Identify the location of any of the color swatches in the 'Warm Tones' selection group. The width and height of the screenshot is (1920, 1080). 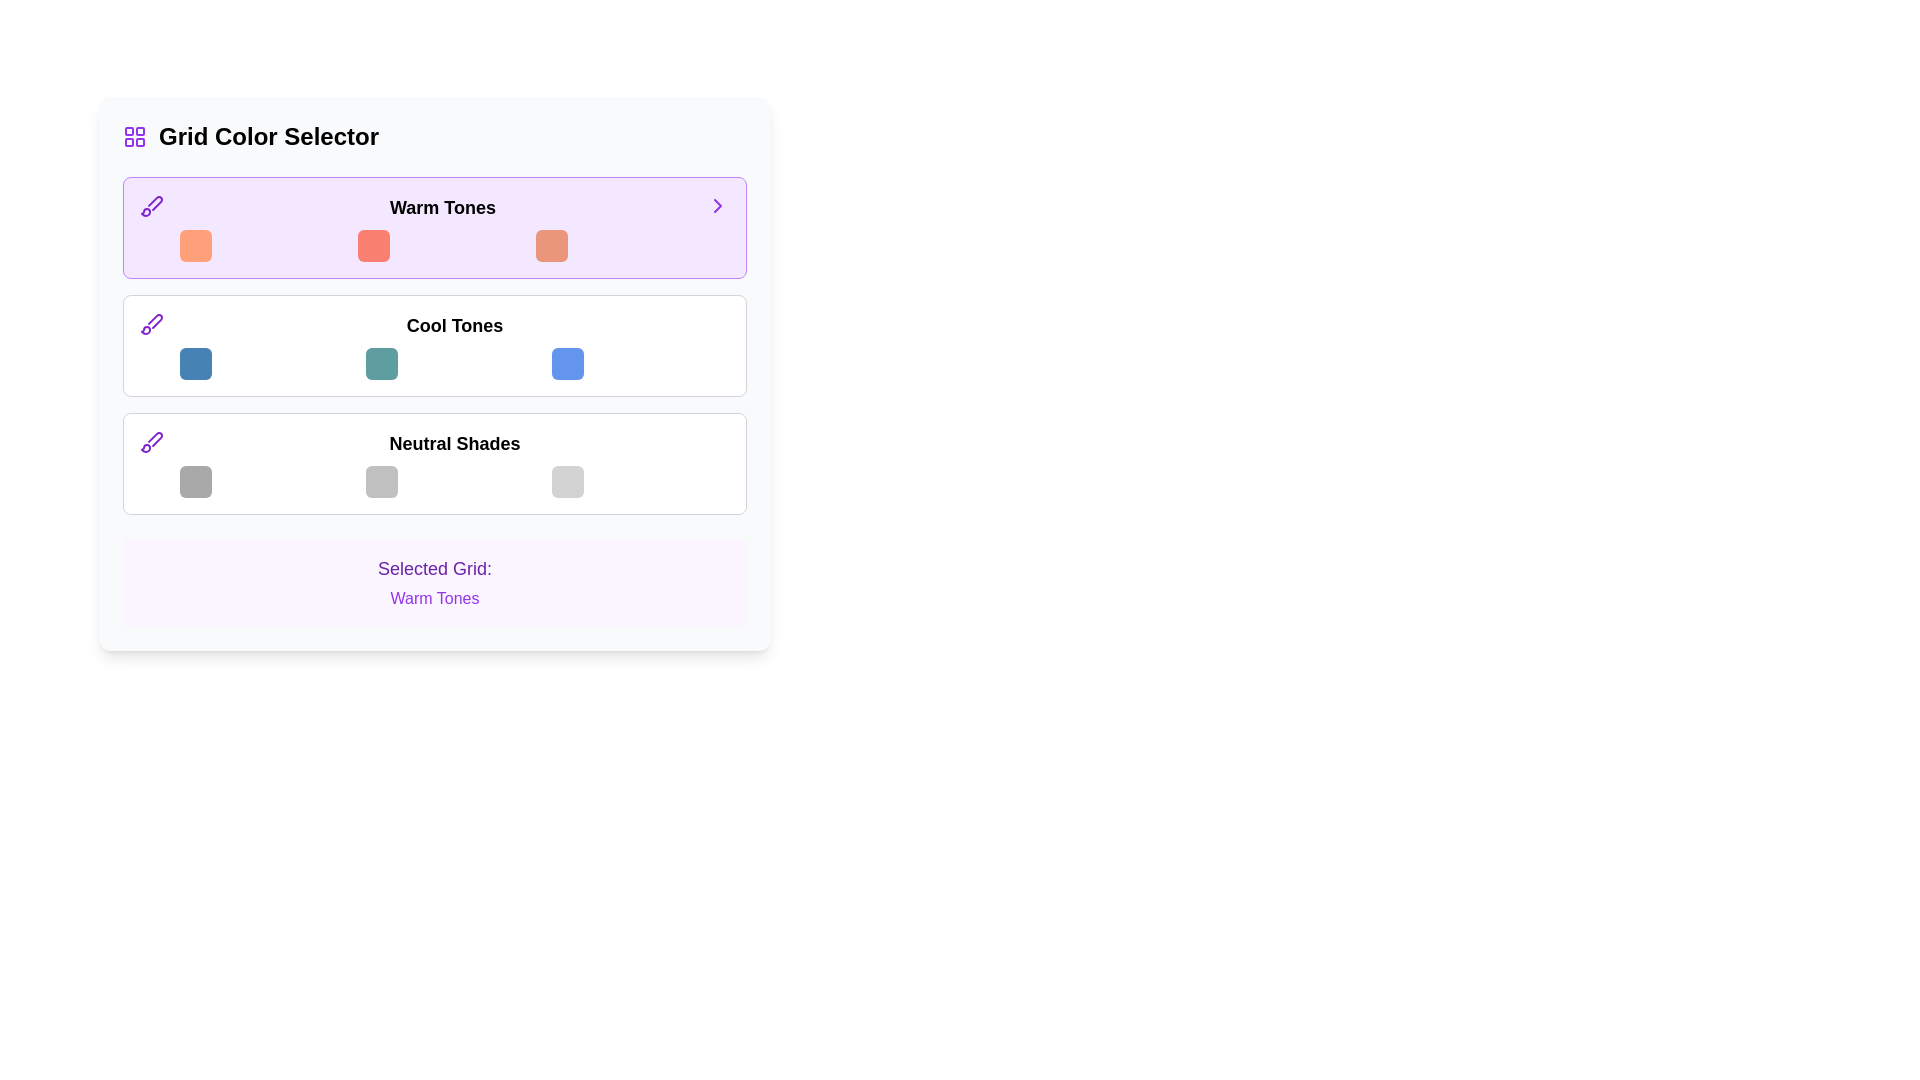
(441, 226).